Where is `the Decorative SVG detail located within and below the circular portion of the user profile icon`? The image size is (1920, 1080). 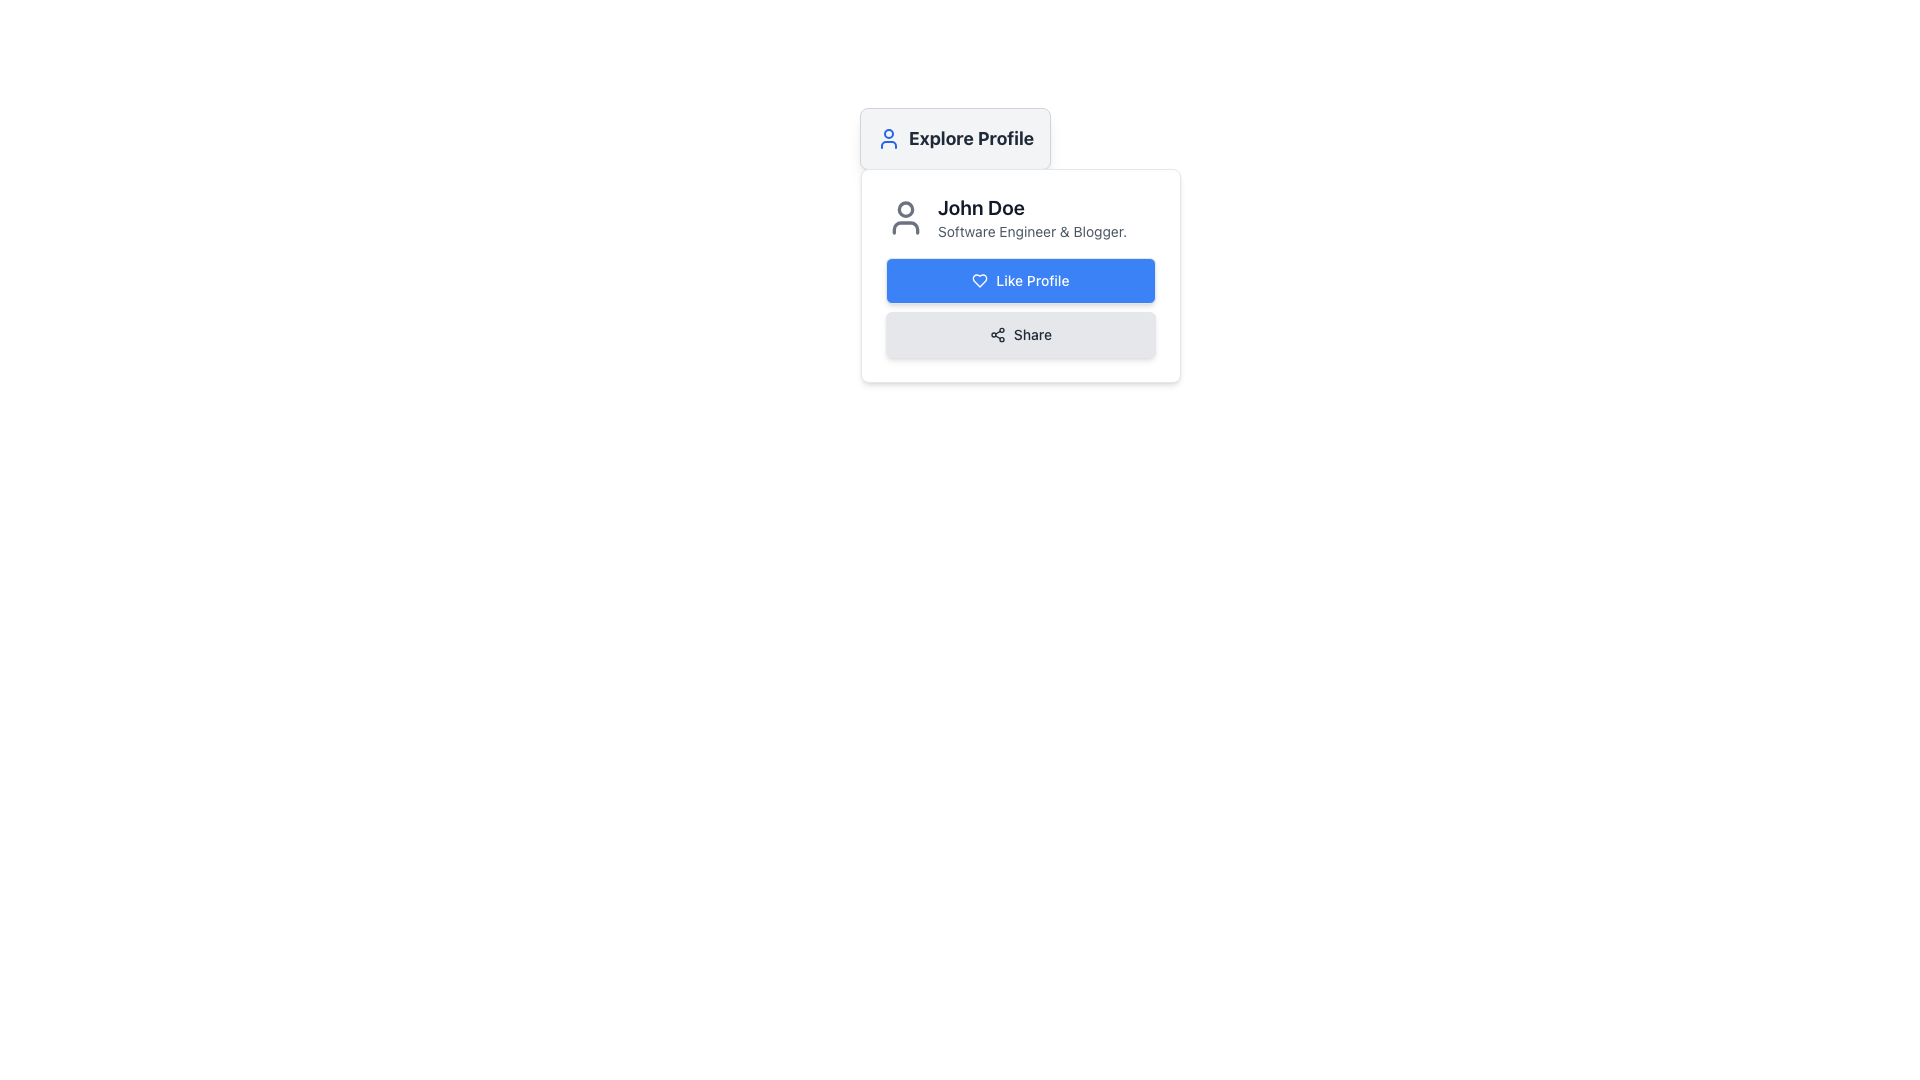
the Decorative SVG detail located within and below the circular portion of the user profile icon is located at coordinates (904, 226).